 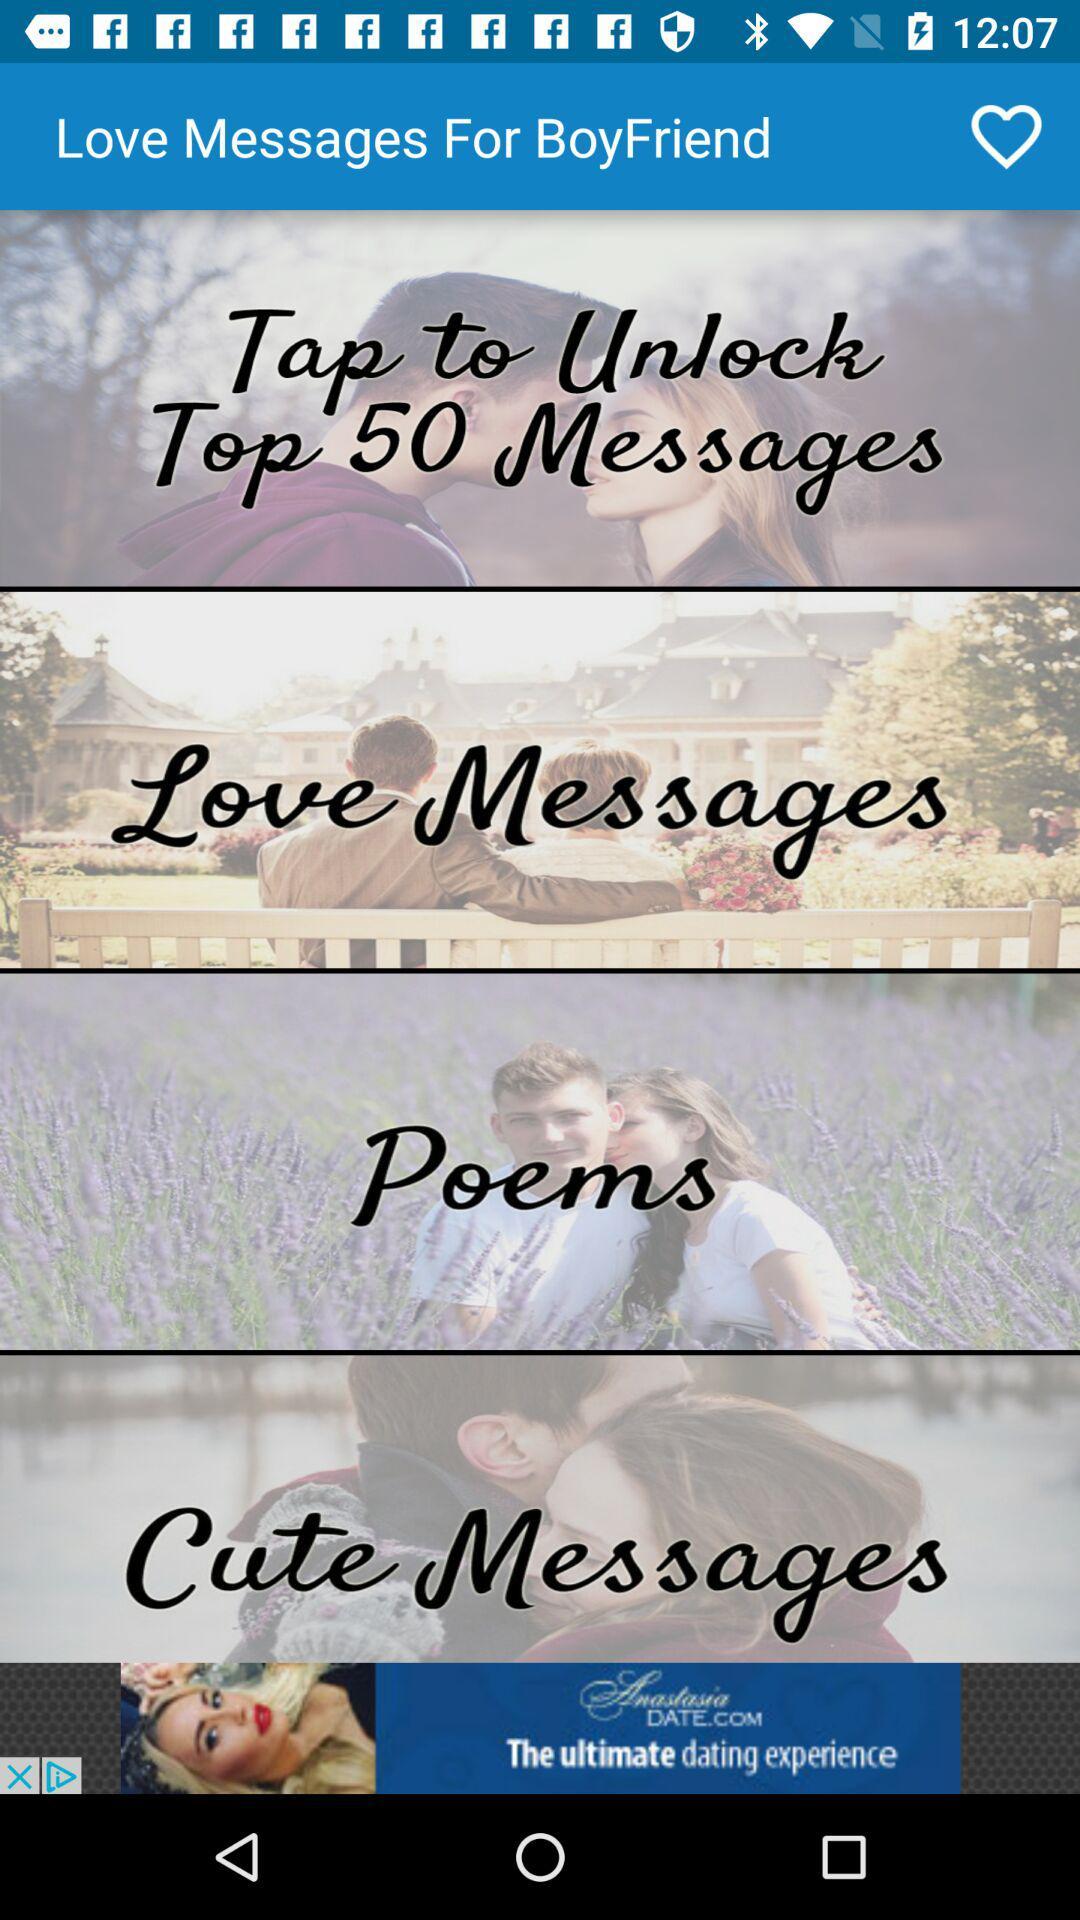 I want to click on next page, so click(x=540, y=398).